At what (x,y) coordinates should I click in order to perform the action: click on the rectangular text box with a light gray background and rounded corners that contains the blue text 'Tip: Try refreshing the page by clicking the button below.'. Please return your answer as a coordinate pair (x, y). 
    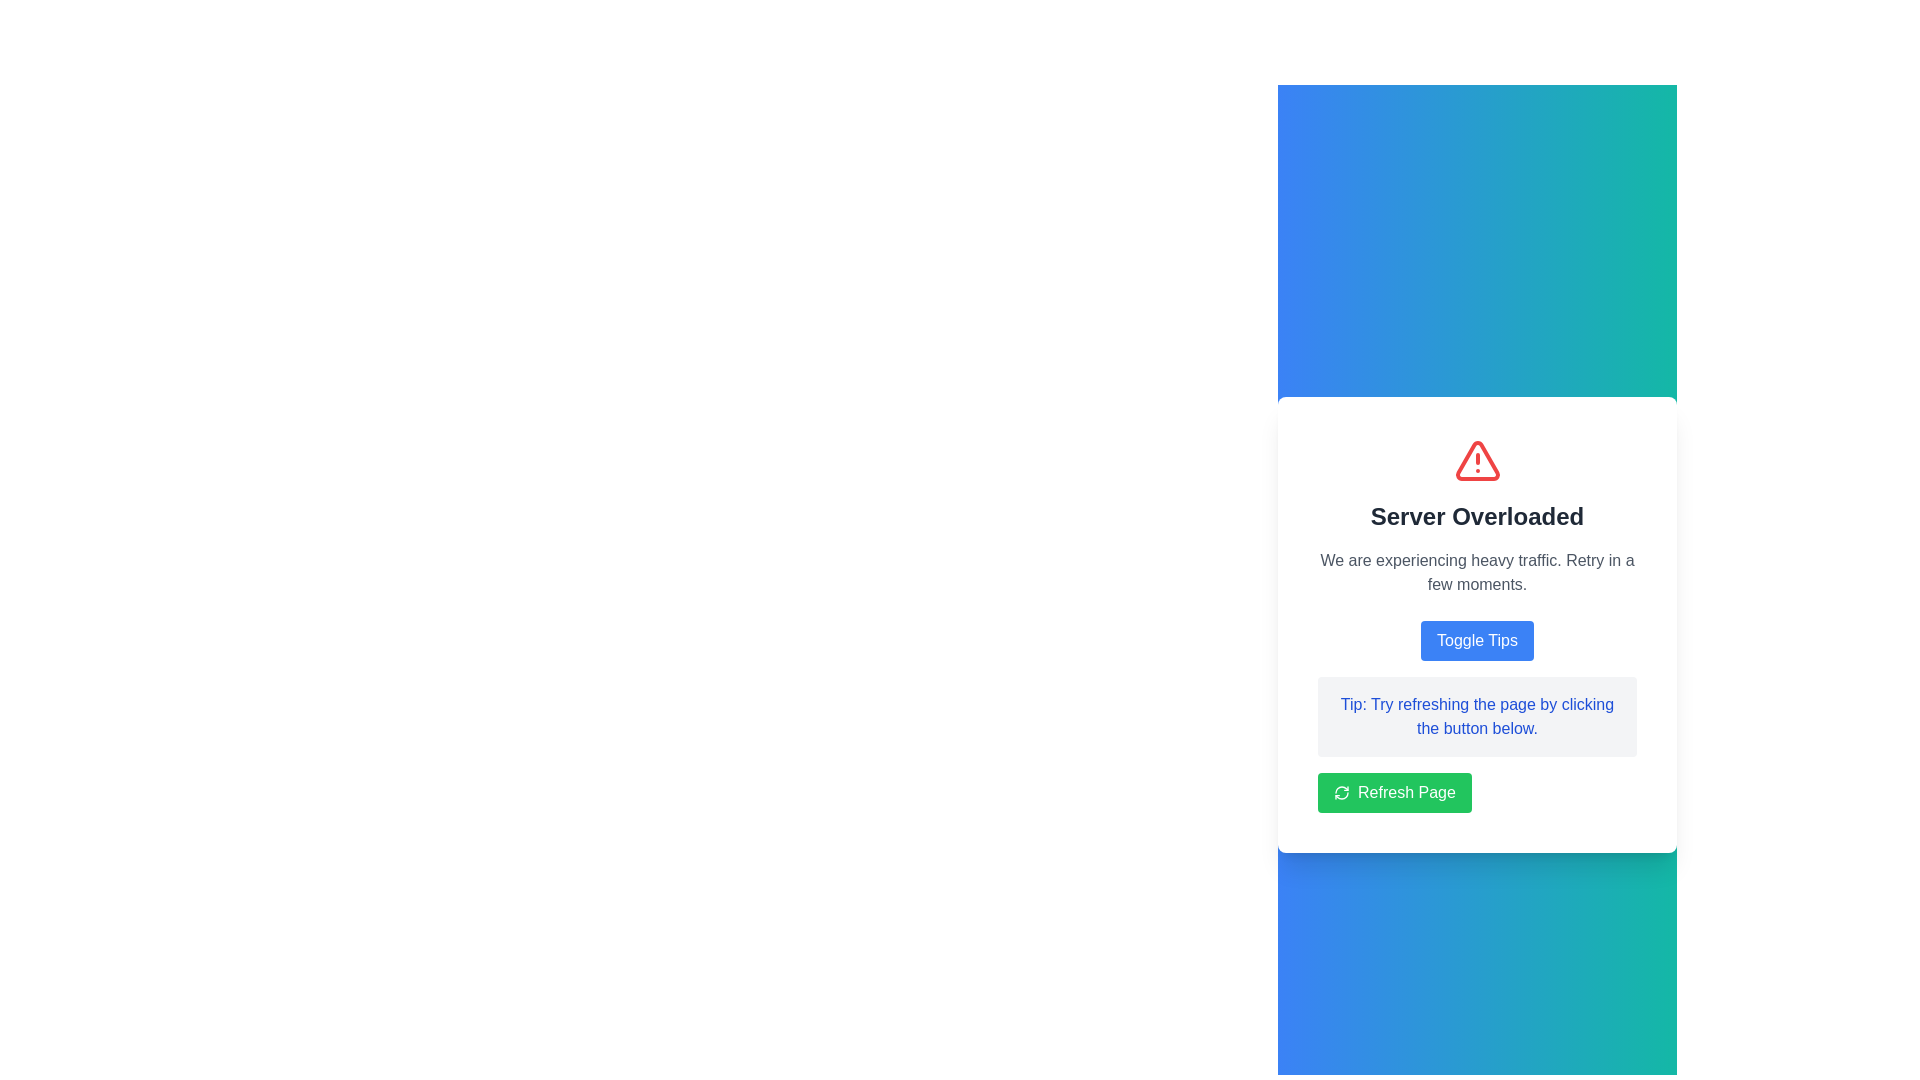
    Looking at the image, I should click on (1477, 716).